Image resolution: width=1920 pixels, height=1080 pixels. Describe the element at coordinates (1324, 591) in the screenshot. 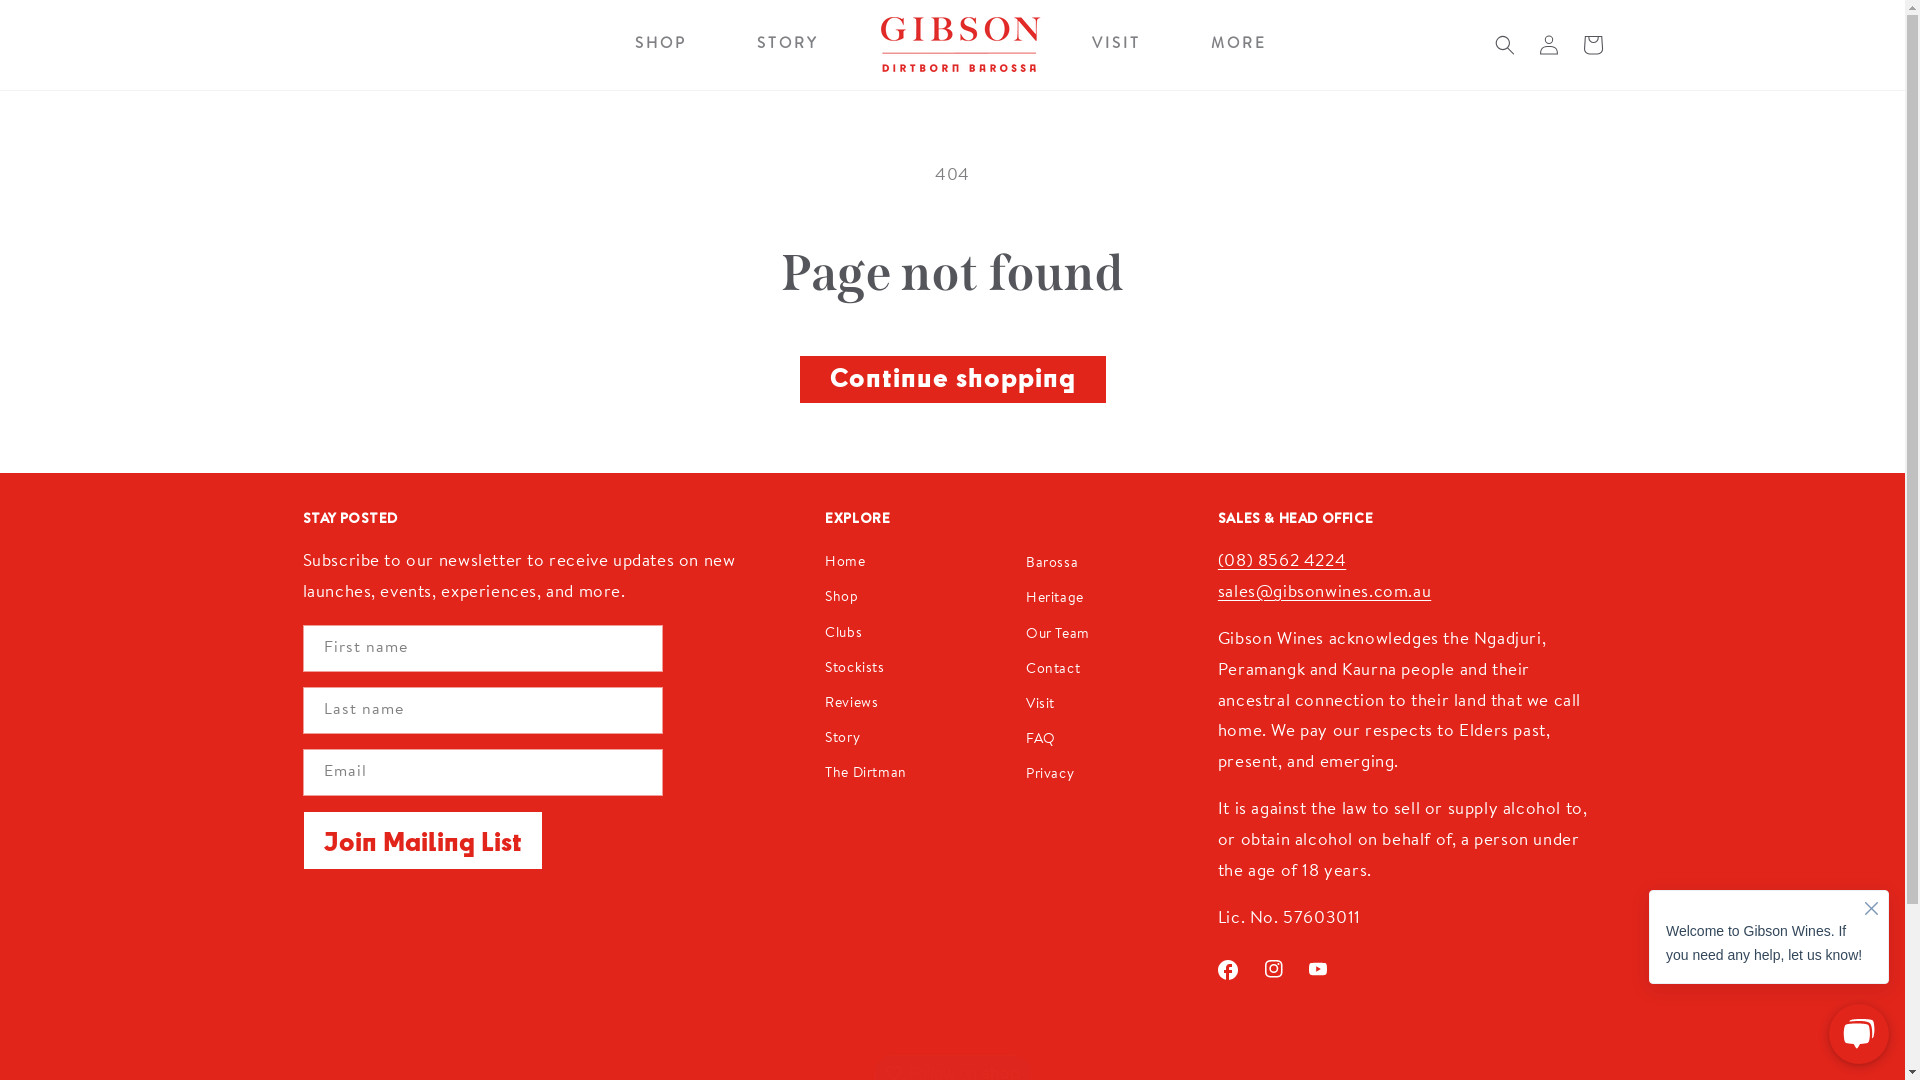

I see `'sales@gibsonwines.com.au'` at that location.